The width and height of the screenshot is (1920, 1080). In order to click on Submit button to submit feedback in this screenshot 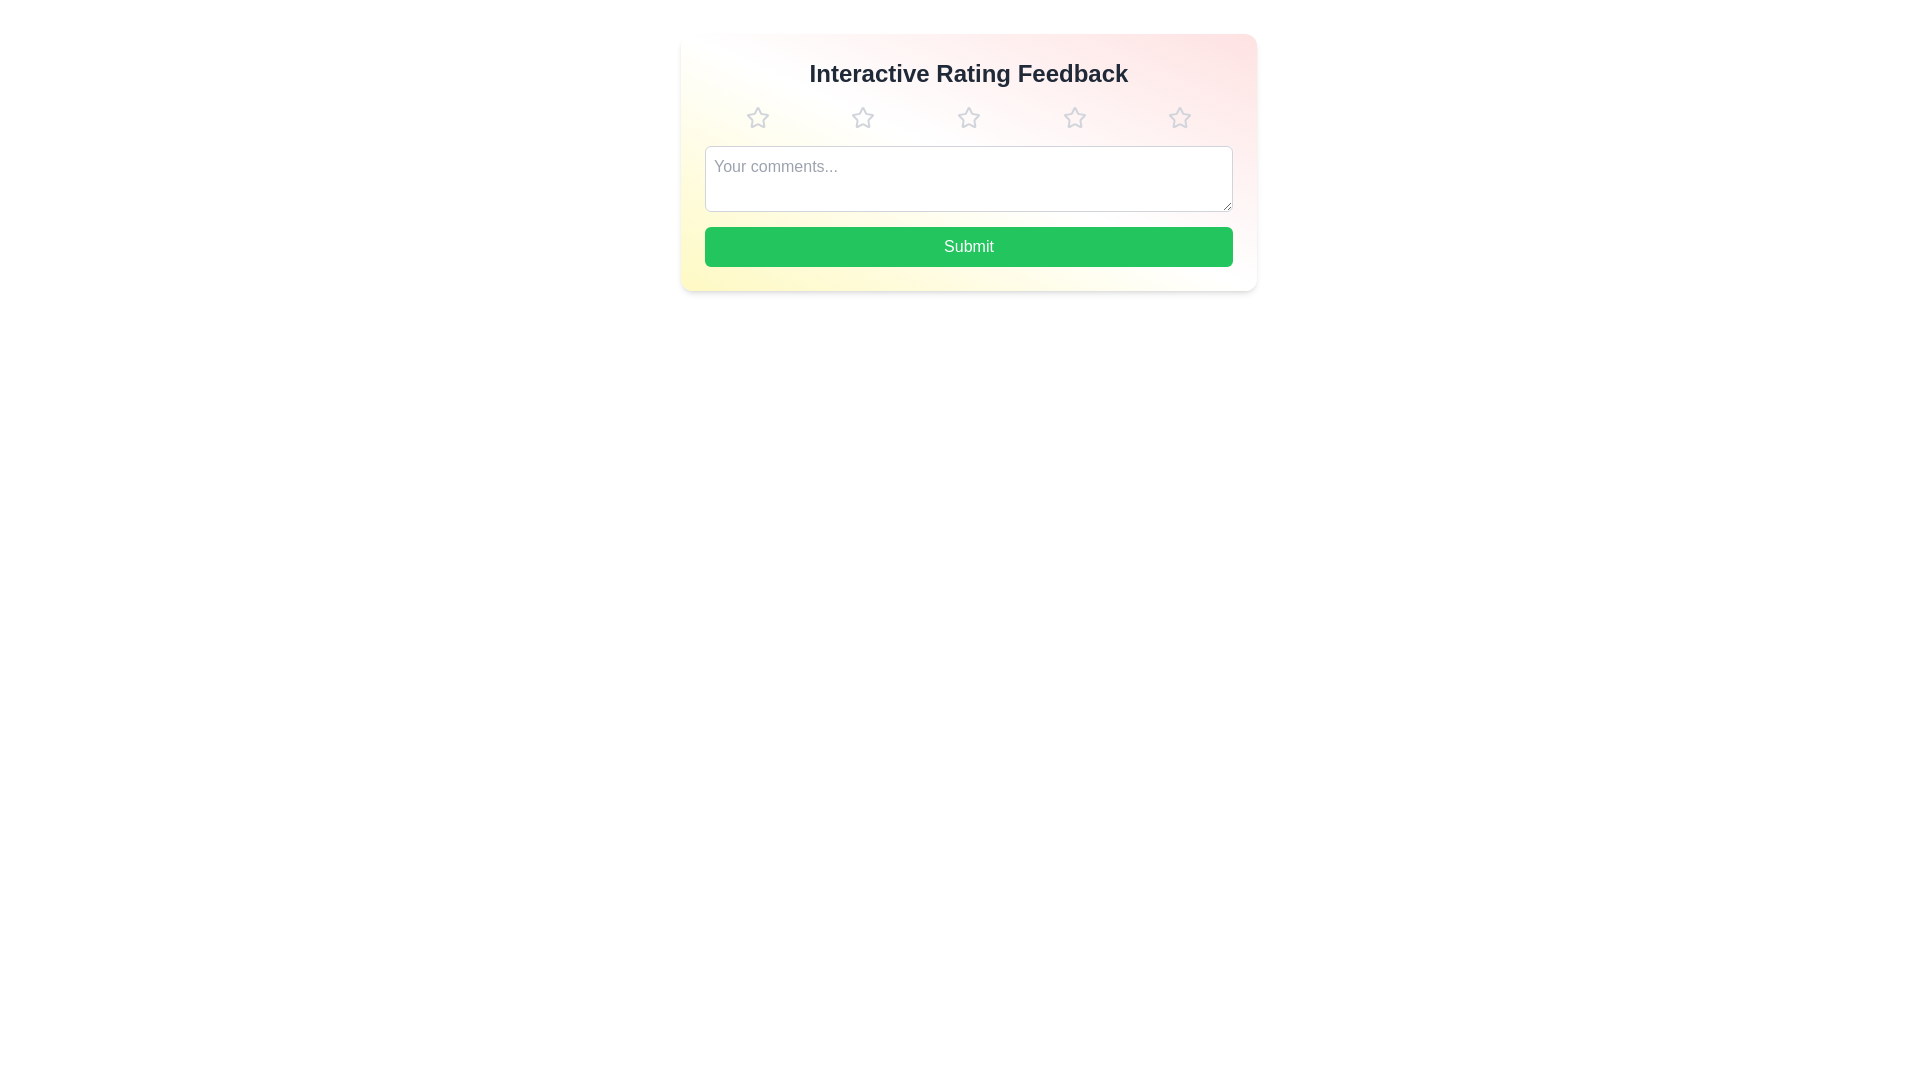, I will do `click(969, 245)`.